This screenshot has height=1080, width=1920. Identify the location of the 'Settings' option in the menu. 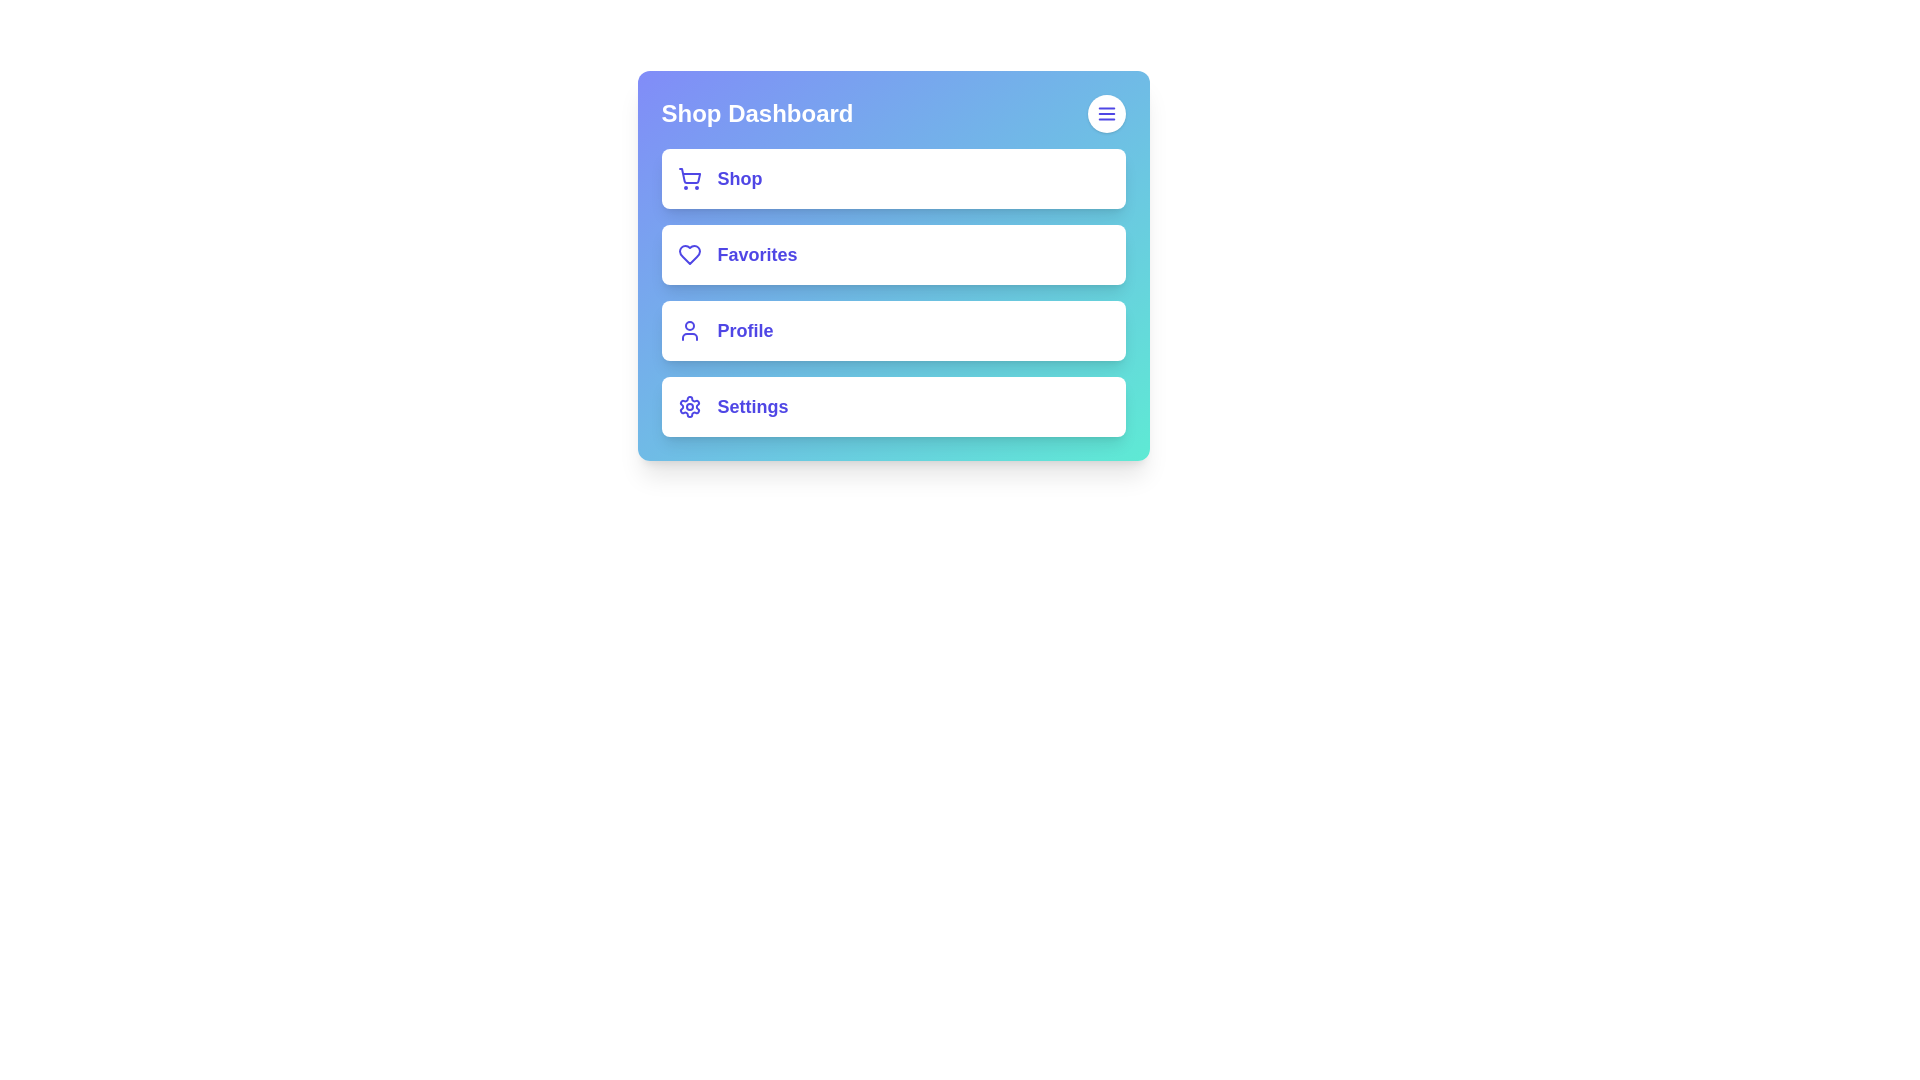
(892, 406).